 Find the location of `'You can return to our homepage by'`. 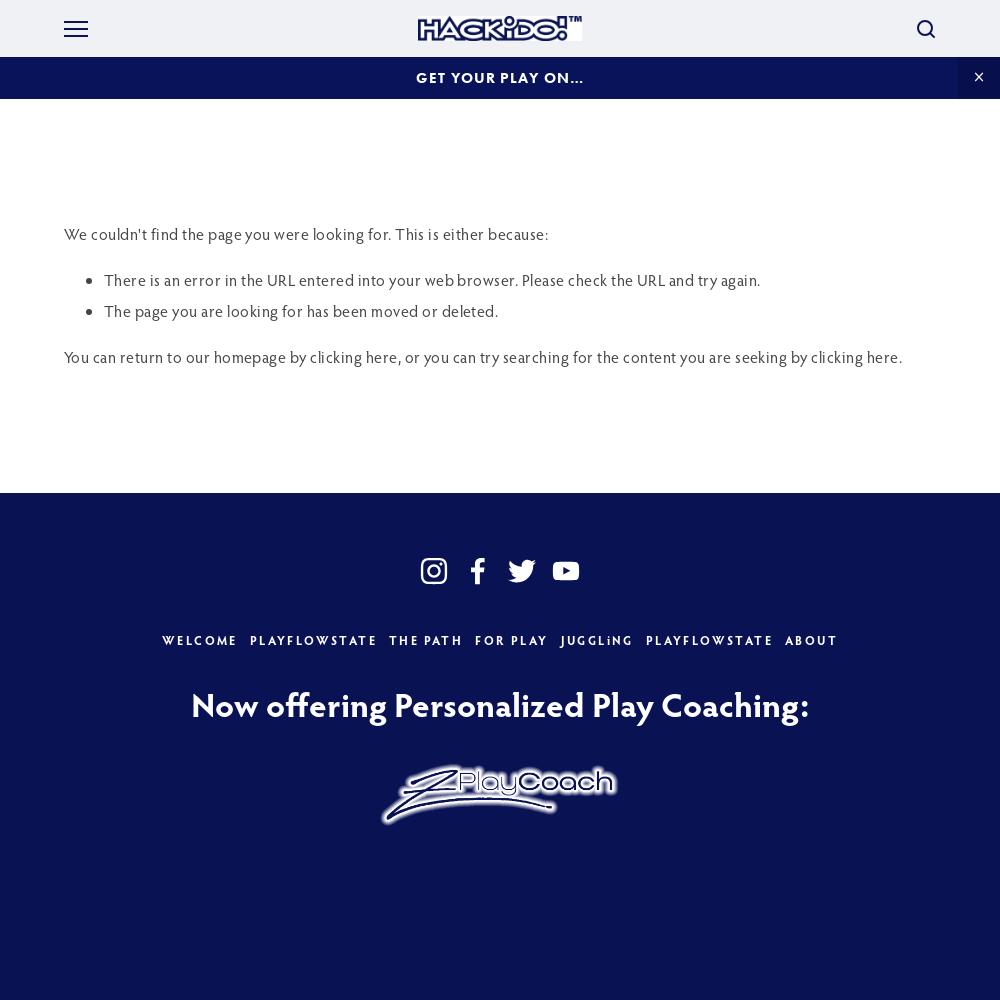

'You can return to our homepage by' is located at coordinates (187, 355).